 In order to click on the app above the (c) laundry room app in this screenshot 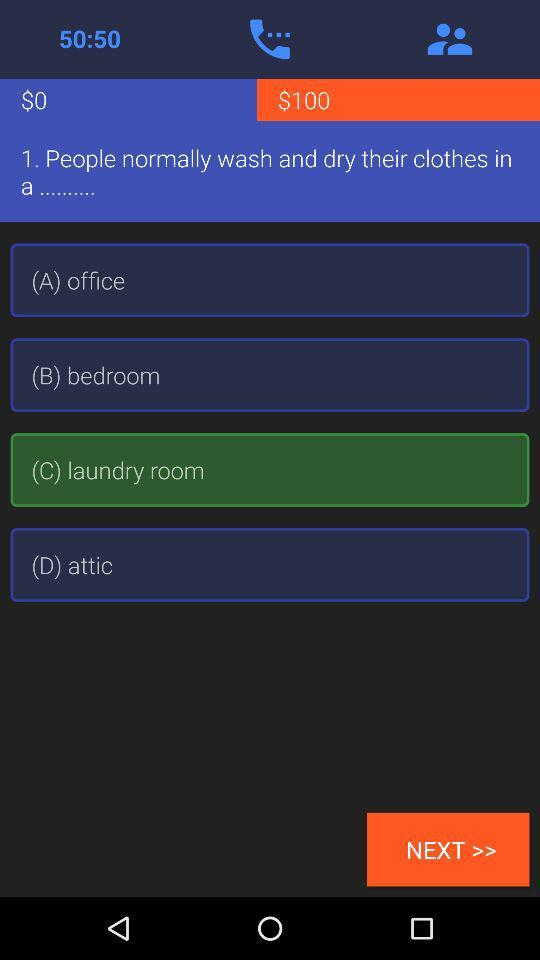, I will do `click(270, 374)`.